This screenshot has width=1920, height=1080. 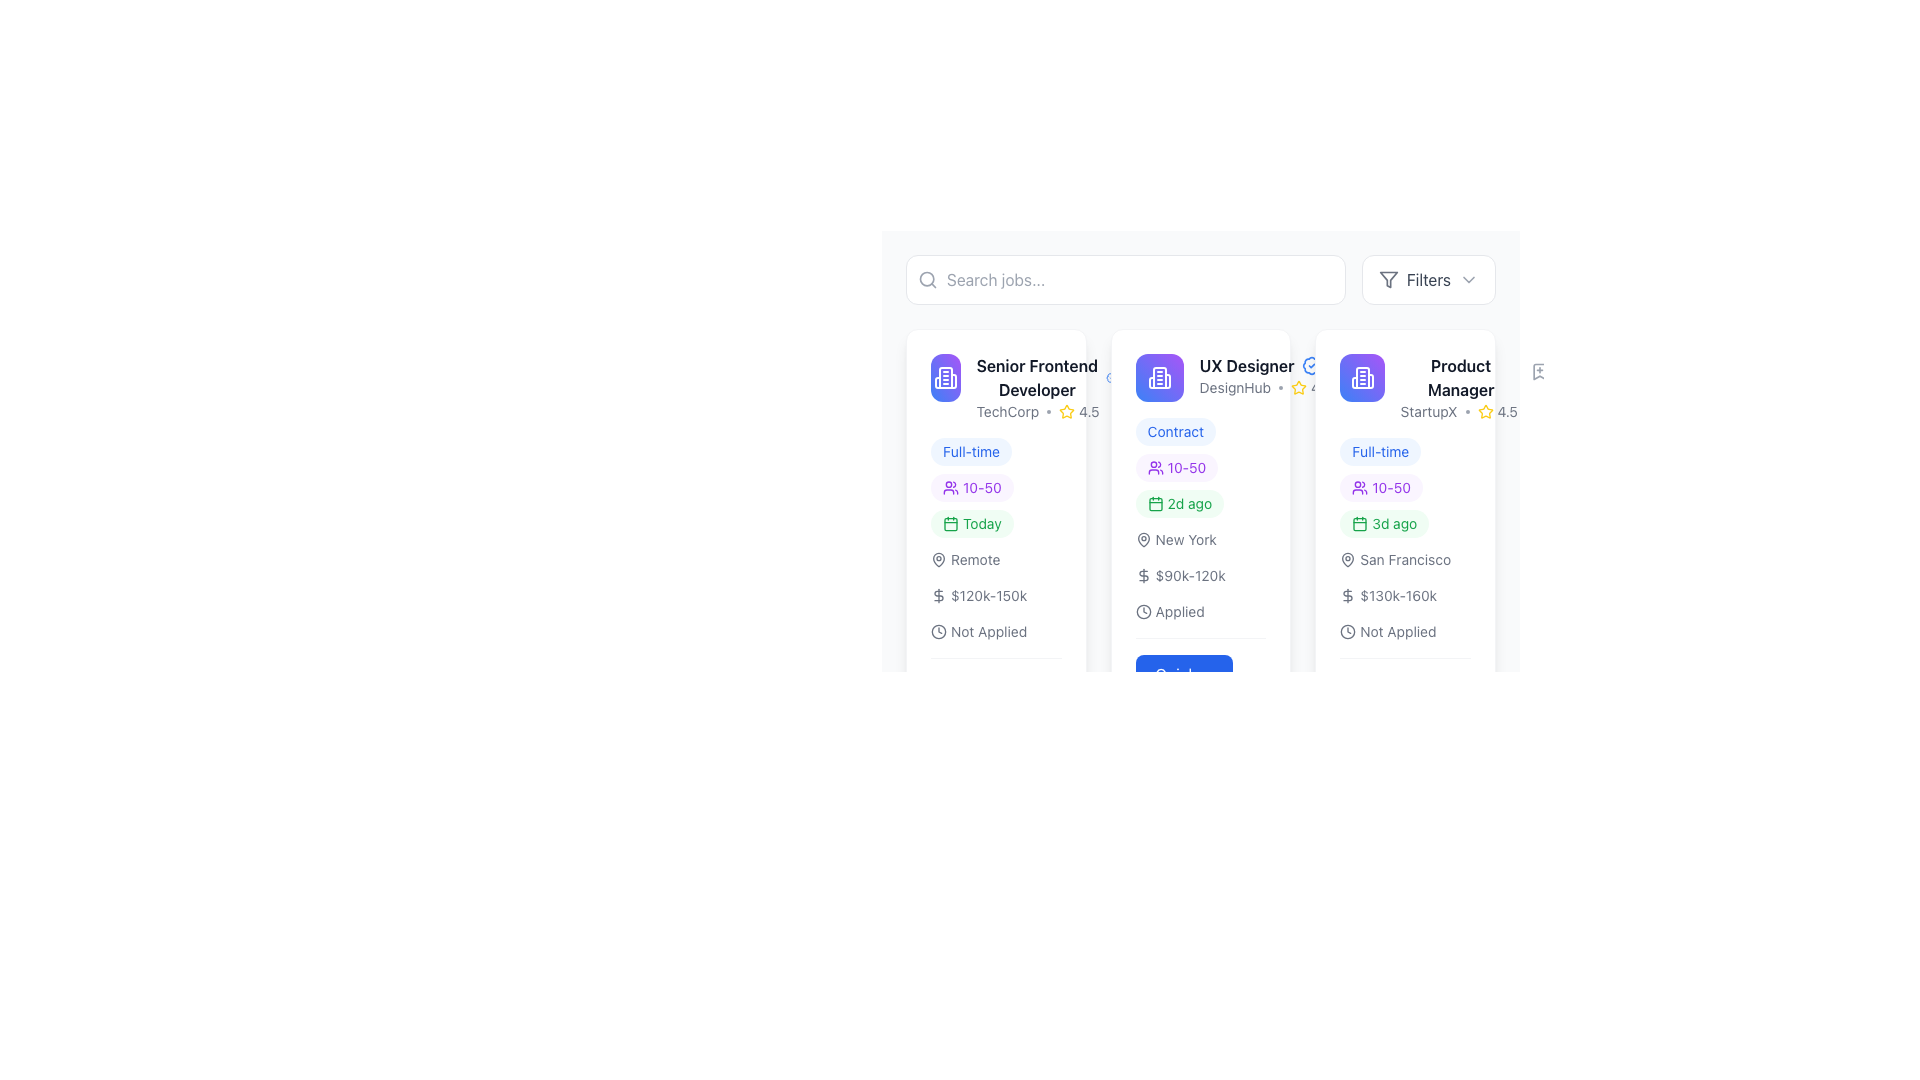 I want to click on information displayed in the vertically arranged list of job attributes for the 'Product Manager' position, located in the rightmost column of job listings, so click(x=1404, y=540).